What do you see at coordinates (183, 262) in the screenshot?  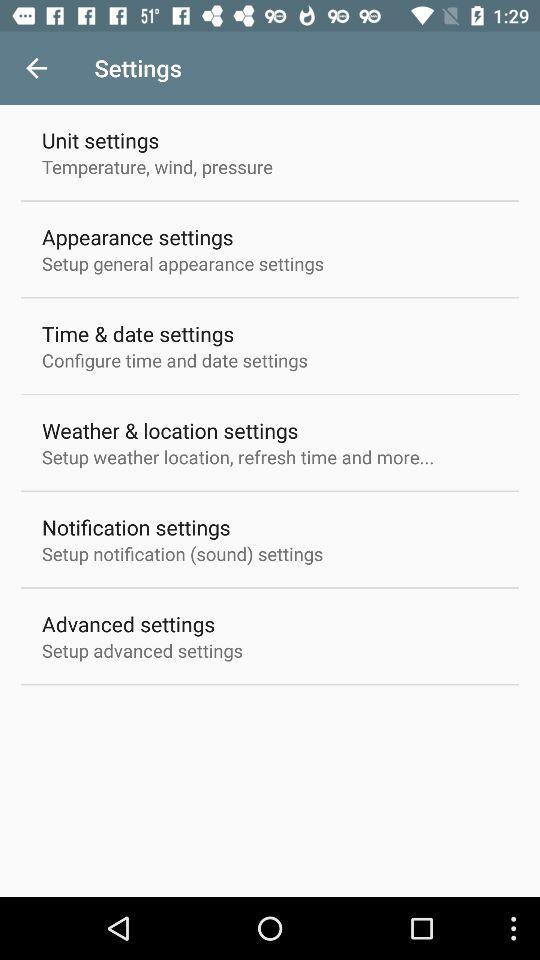 I see `setup general appearance icon` at bounding box center [183, 262].